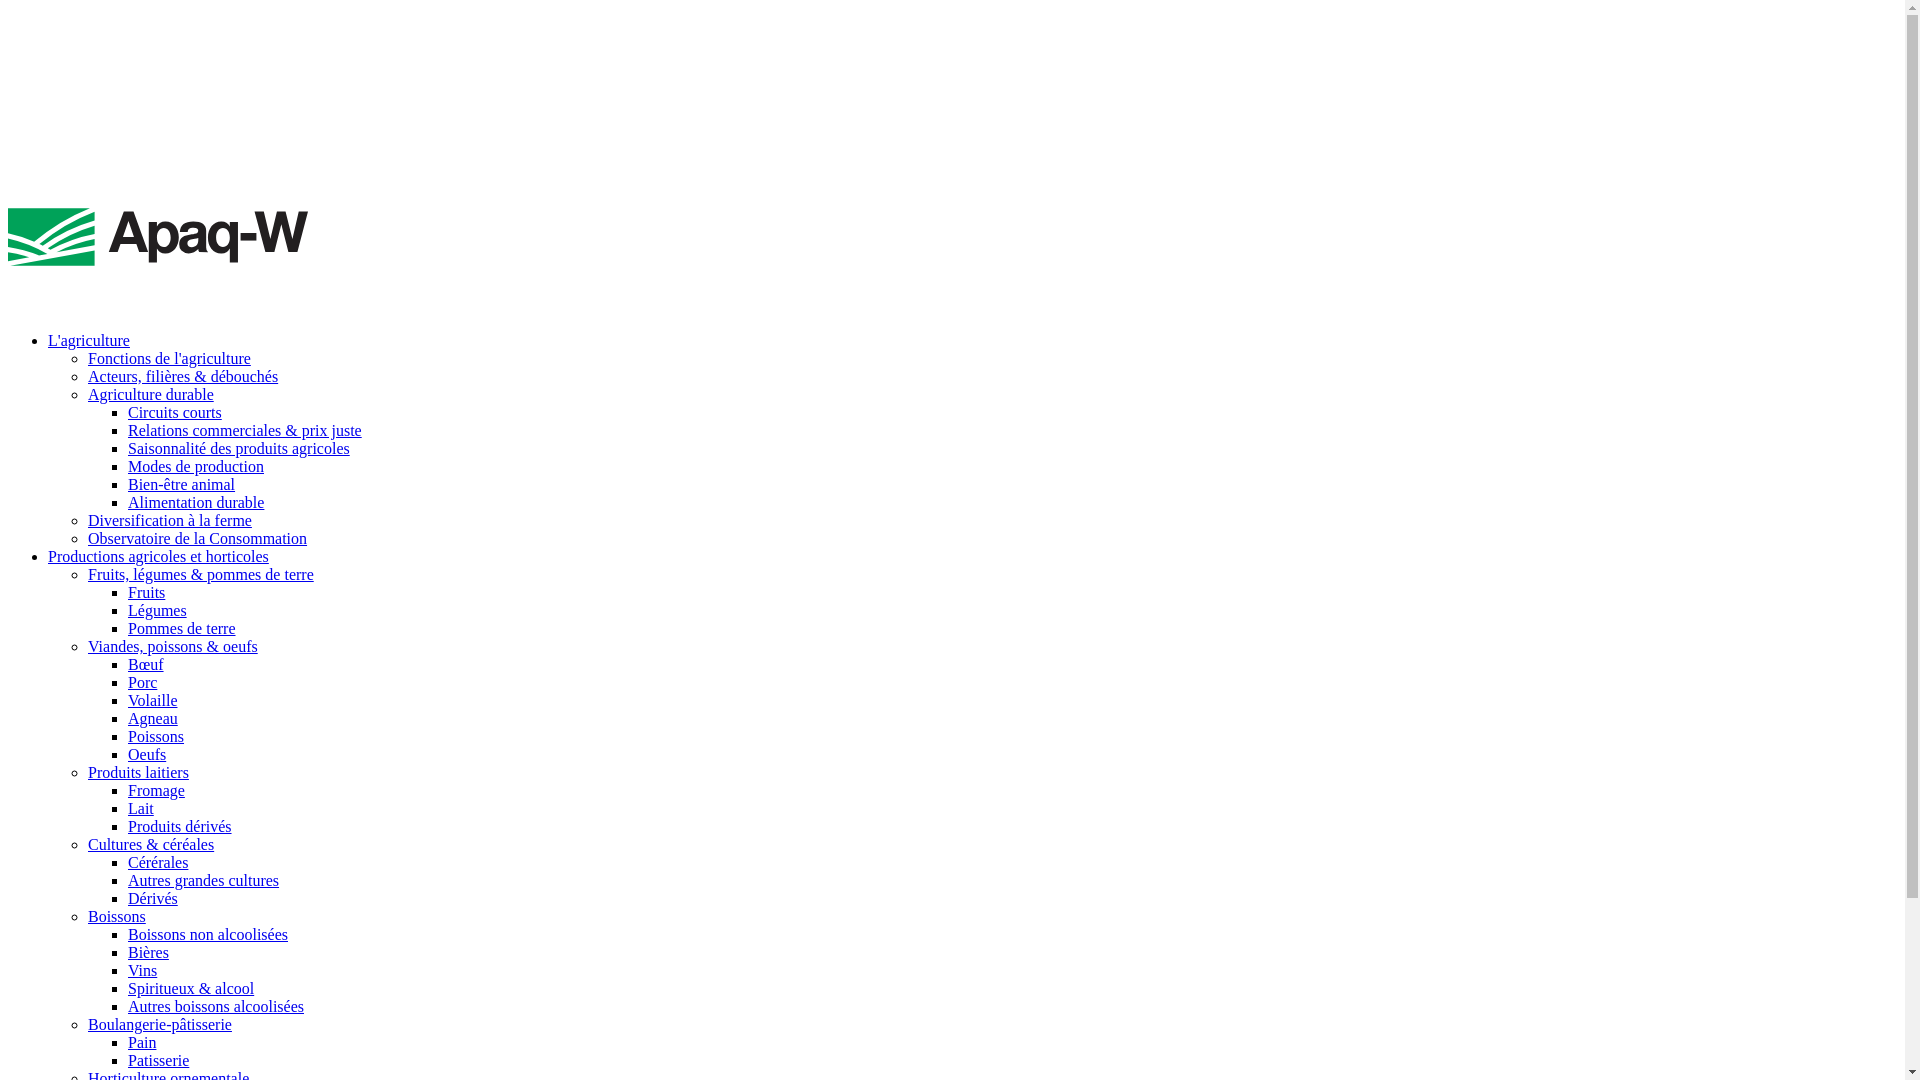  Describe the element at coordinates (141, 681) in the screenshot. I see `'Porc'` at that location.